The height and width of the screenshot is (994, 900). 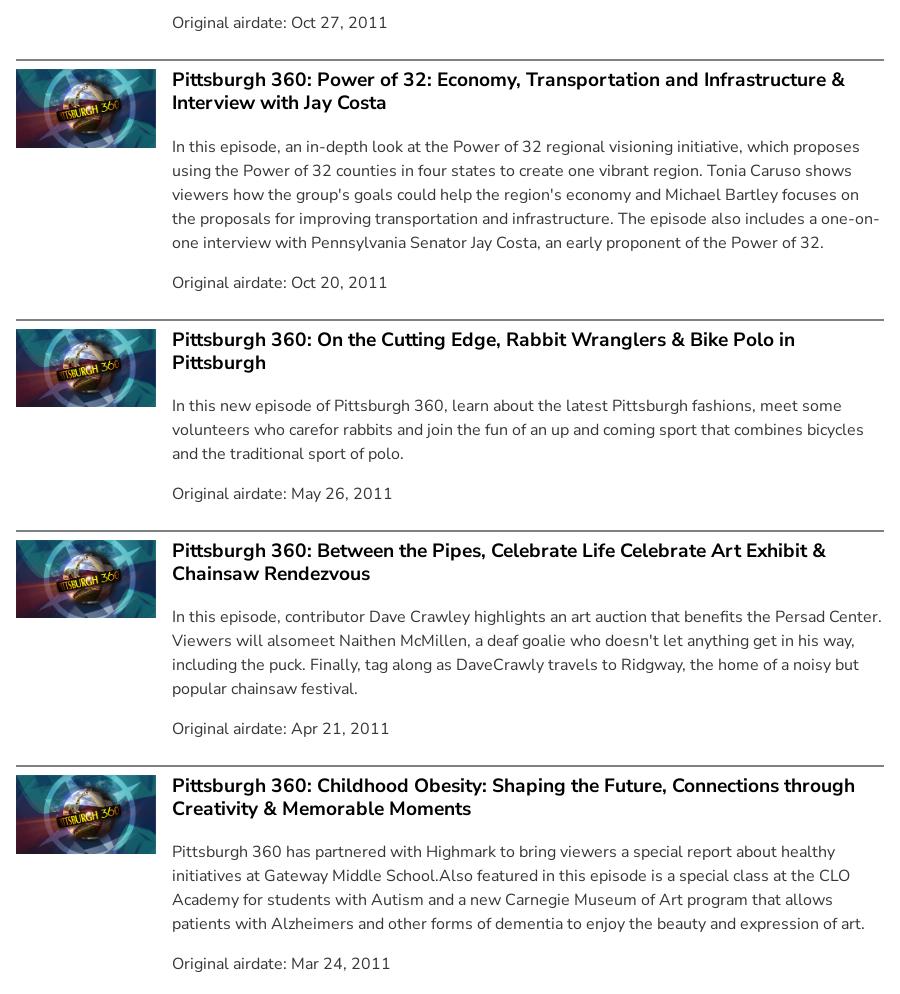 What do you see at coordinates (517, 429) in the screenshot?
I see `'In this new episode of Pittsburgh 360, learn about the latest Pittsburgh fashions, meet some volunteers who carefor rabbits and join the fun of an up and coming sport that combines bicycles and the traditional sport of polo.'` at bounding box center [517, 429].